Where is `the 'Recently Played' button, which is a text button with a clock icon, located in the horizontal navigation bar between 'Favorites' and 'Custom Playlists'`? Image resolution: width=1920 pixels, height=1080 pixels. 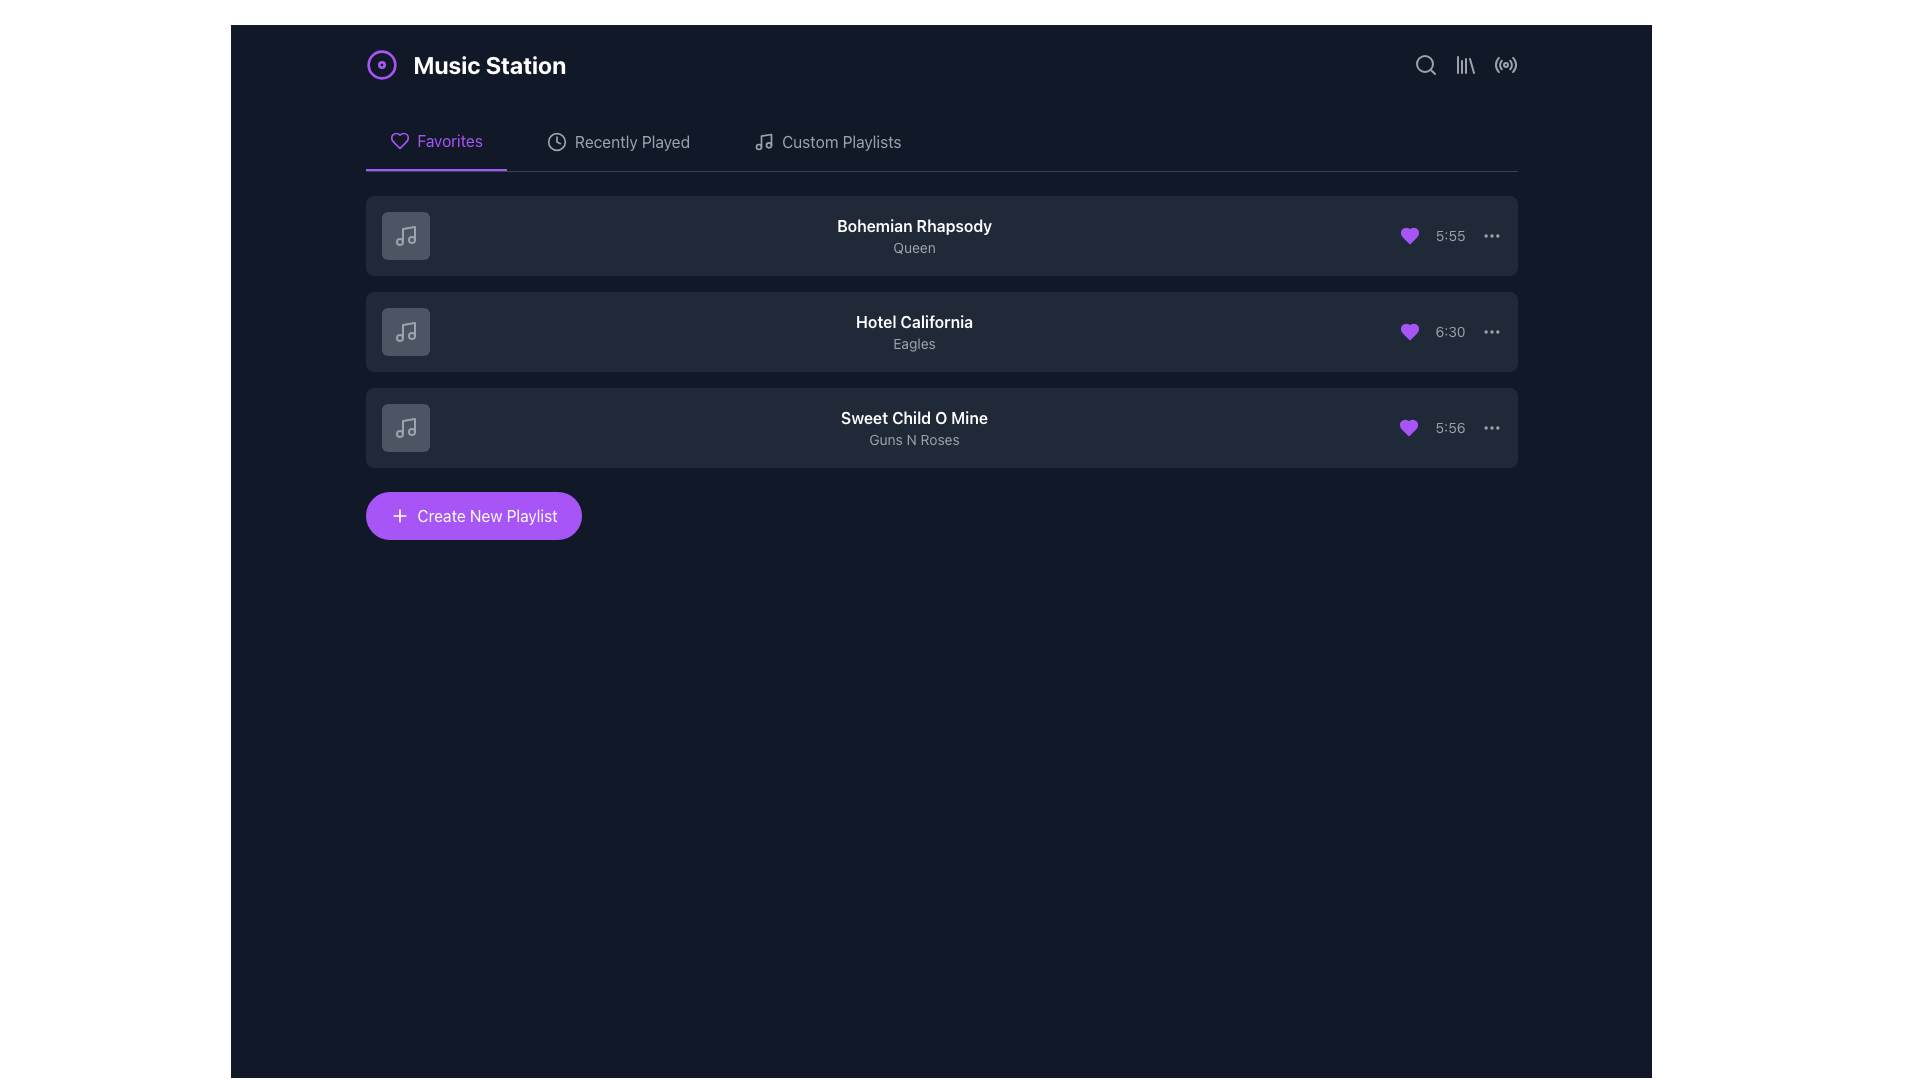
the 'Recently Played' button, which is a text button with a clock icon, located in the horizontal navigation bar between 'Favorites' and 'Custom Playlists' is located at coordinates (617, 141).